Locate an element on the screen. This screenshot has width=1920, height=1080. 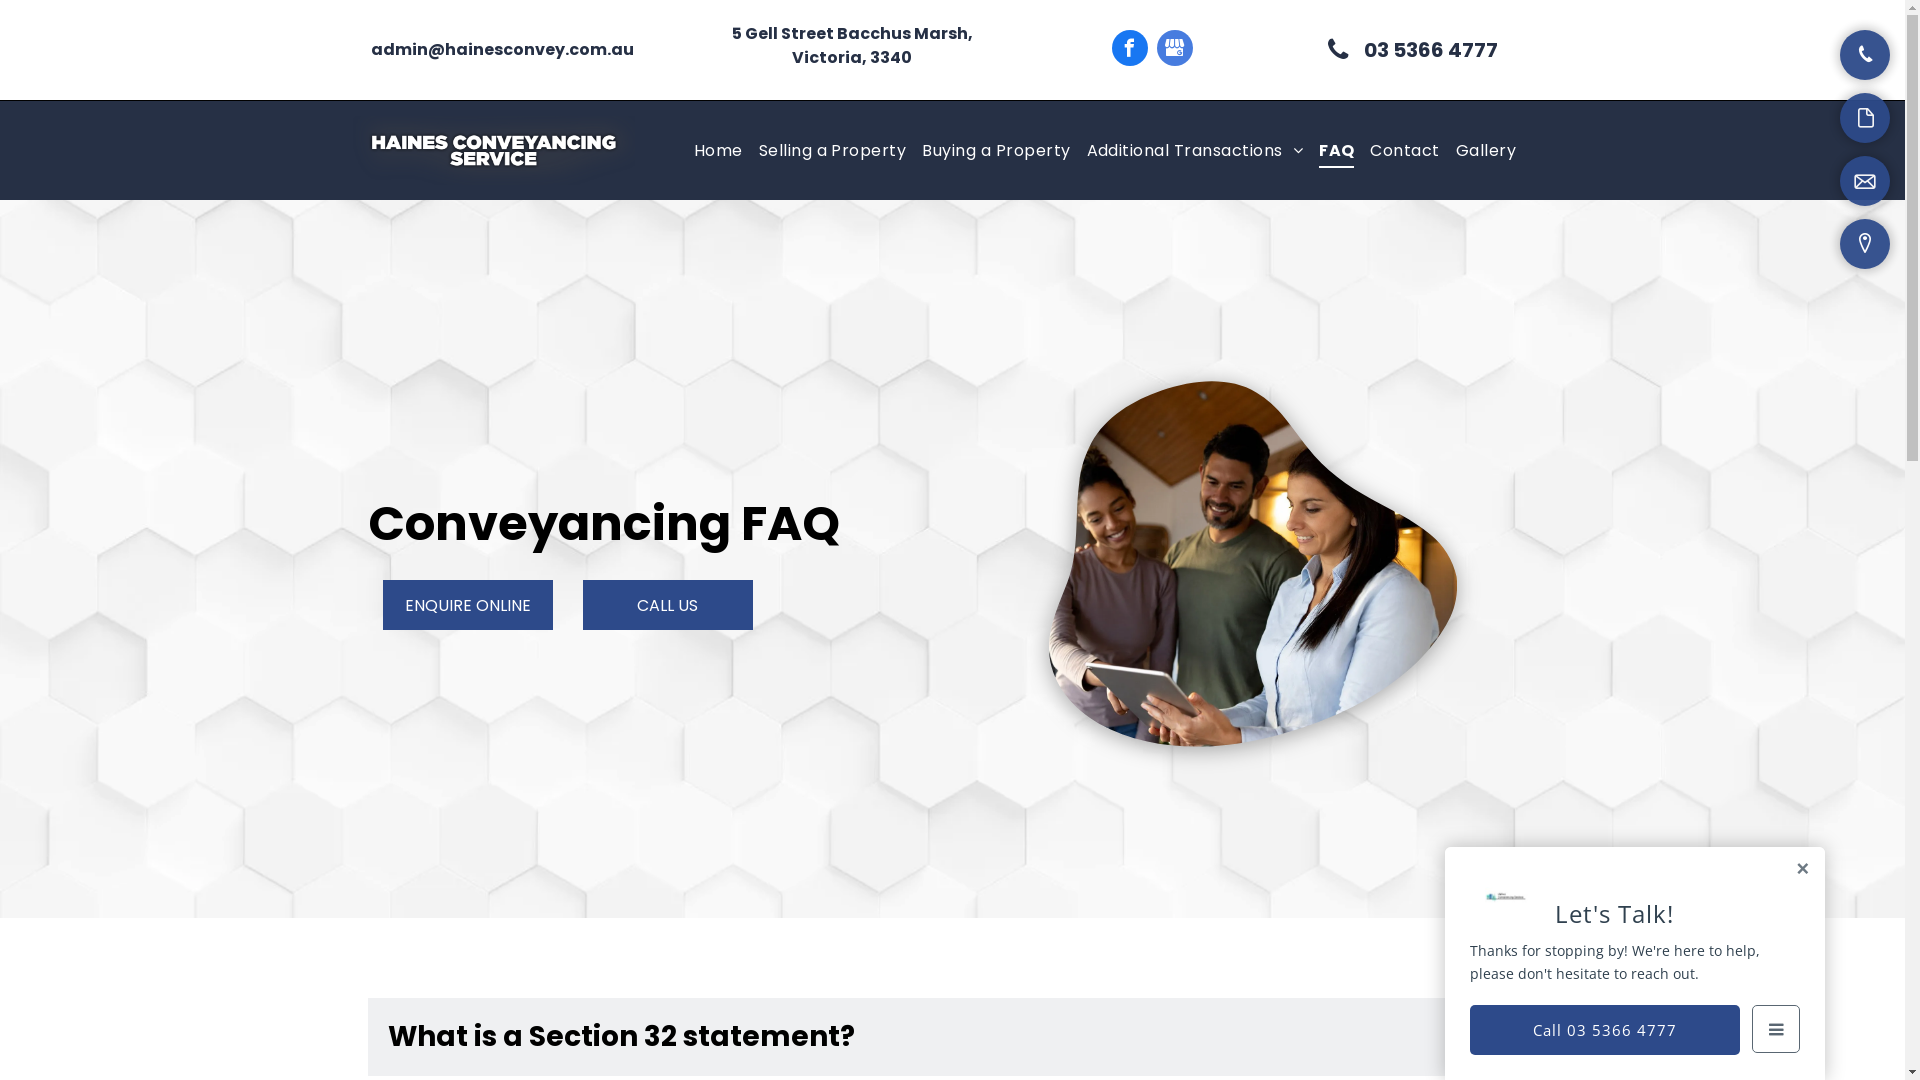
'ENQUIRE ONLINE' is located at coordinates (465, 604).